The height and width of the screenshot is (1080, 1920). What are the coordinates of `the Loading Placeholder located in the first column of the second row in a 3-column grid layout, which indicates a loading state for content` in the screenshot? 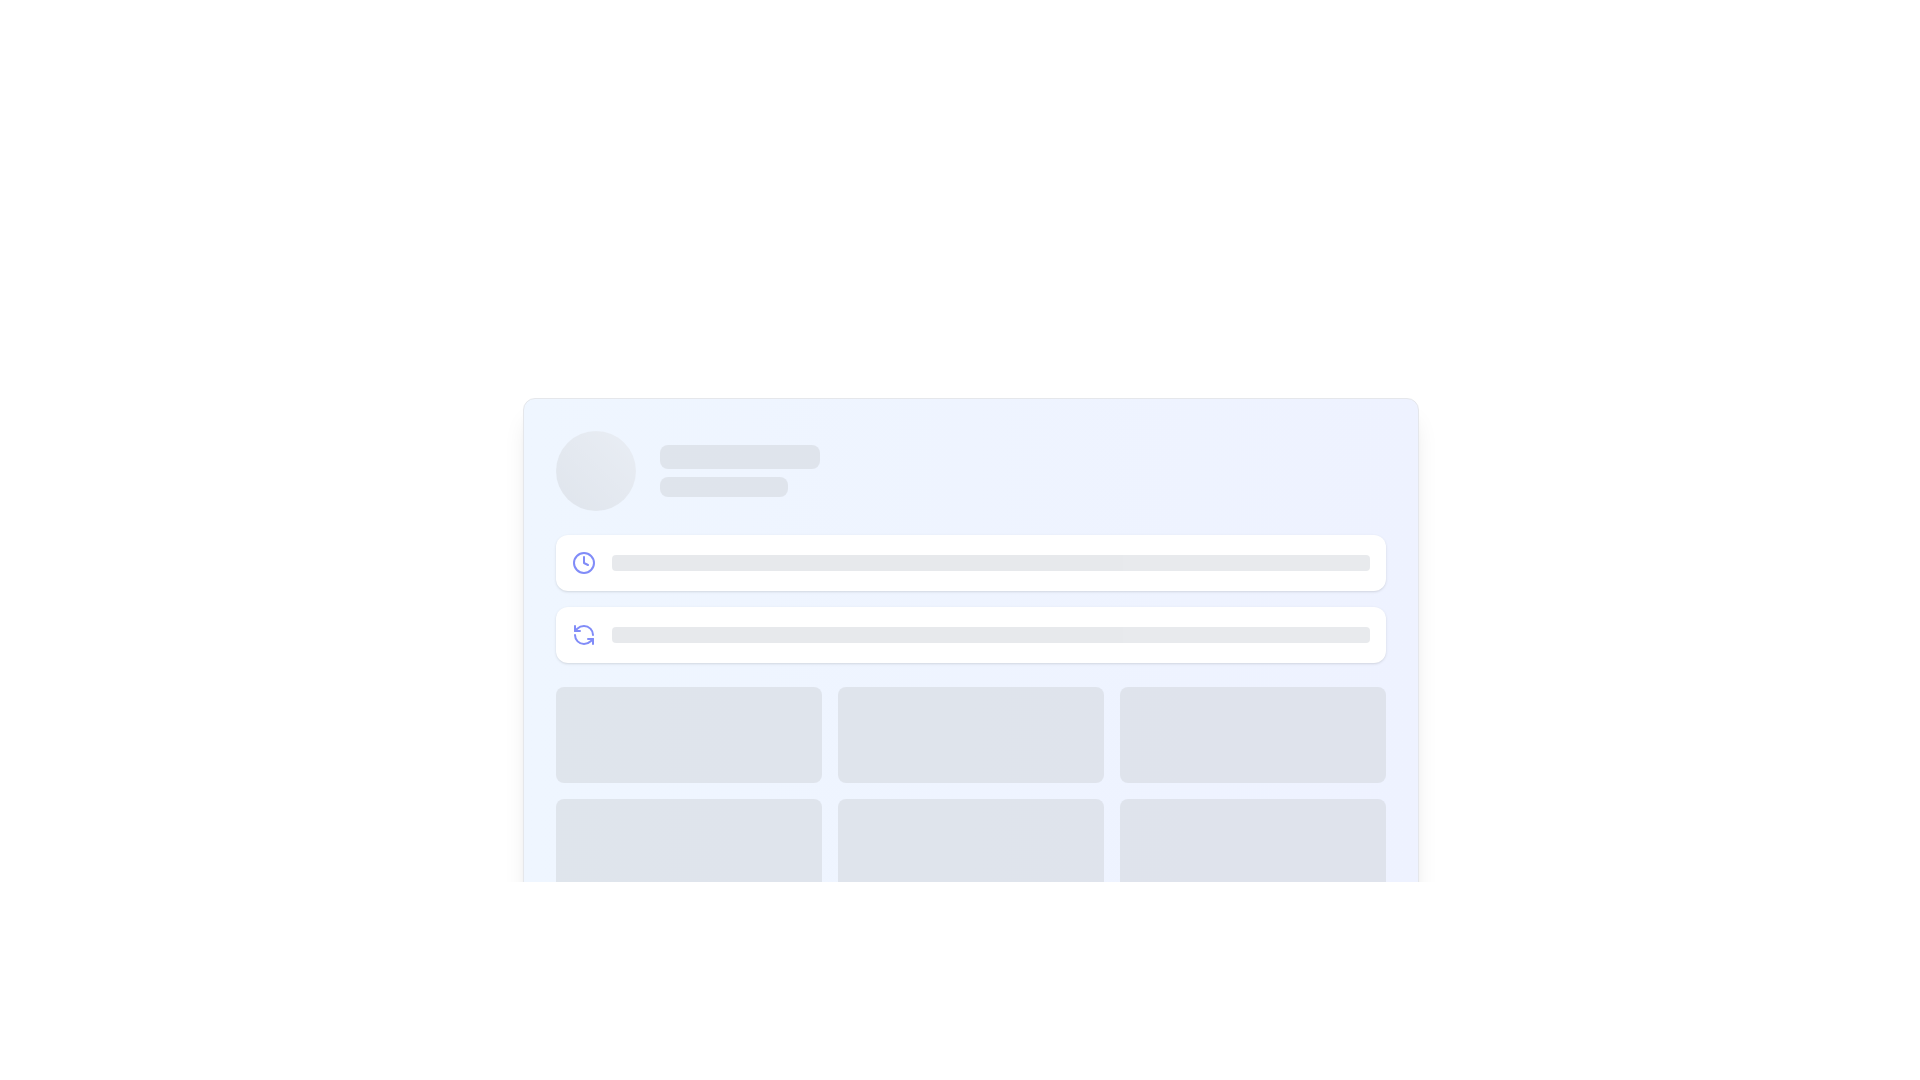 It's located at (688, 847).